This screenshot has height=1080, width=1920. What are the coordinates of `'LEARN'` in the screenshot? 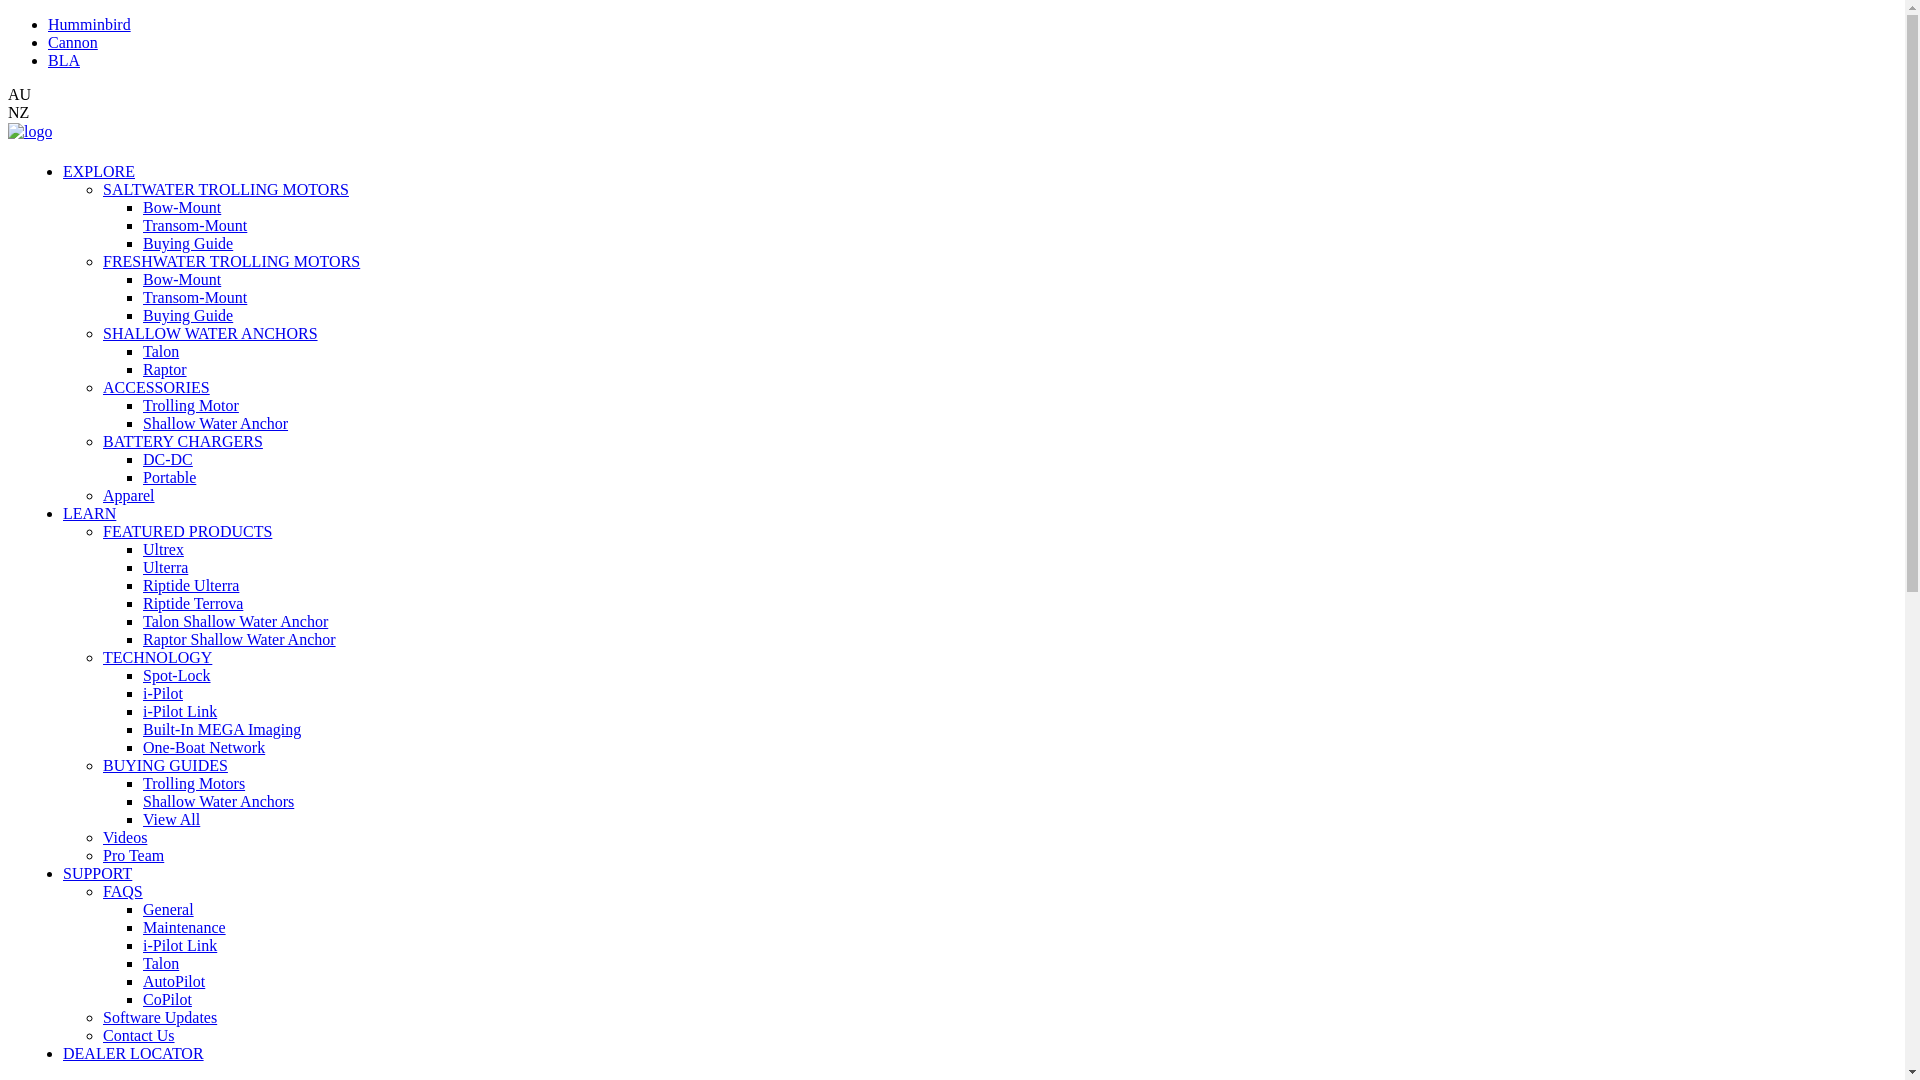 It's located at (62, 512).